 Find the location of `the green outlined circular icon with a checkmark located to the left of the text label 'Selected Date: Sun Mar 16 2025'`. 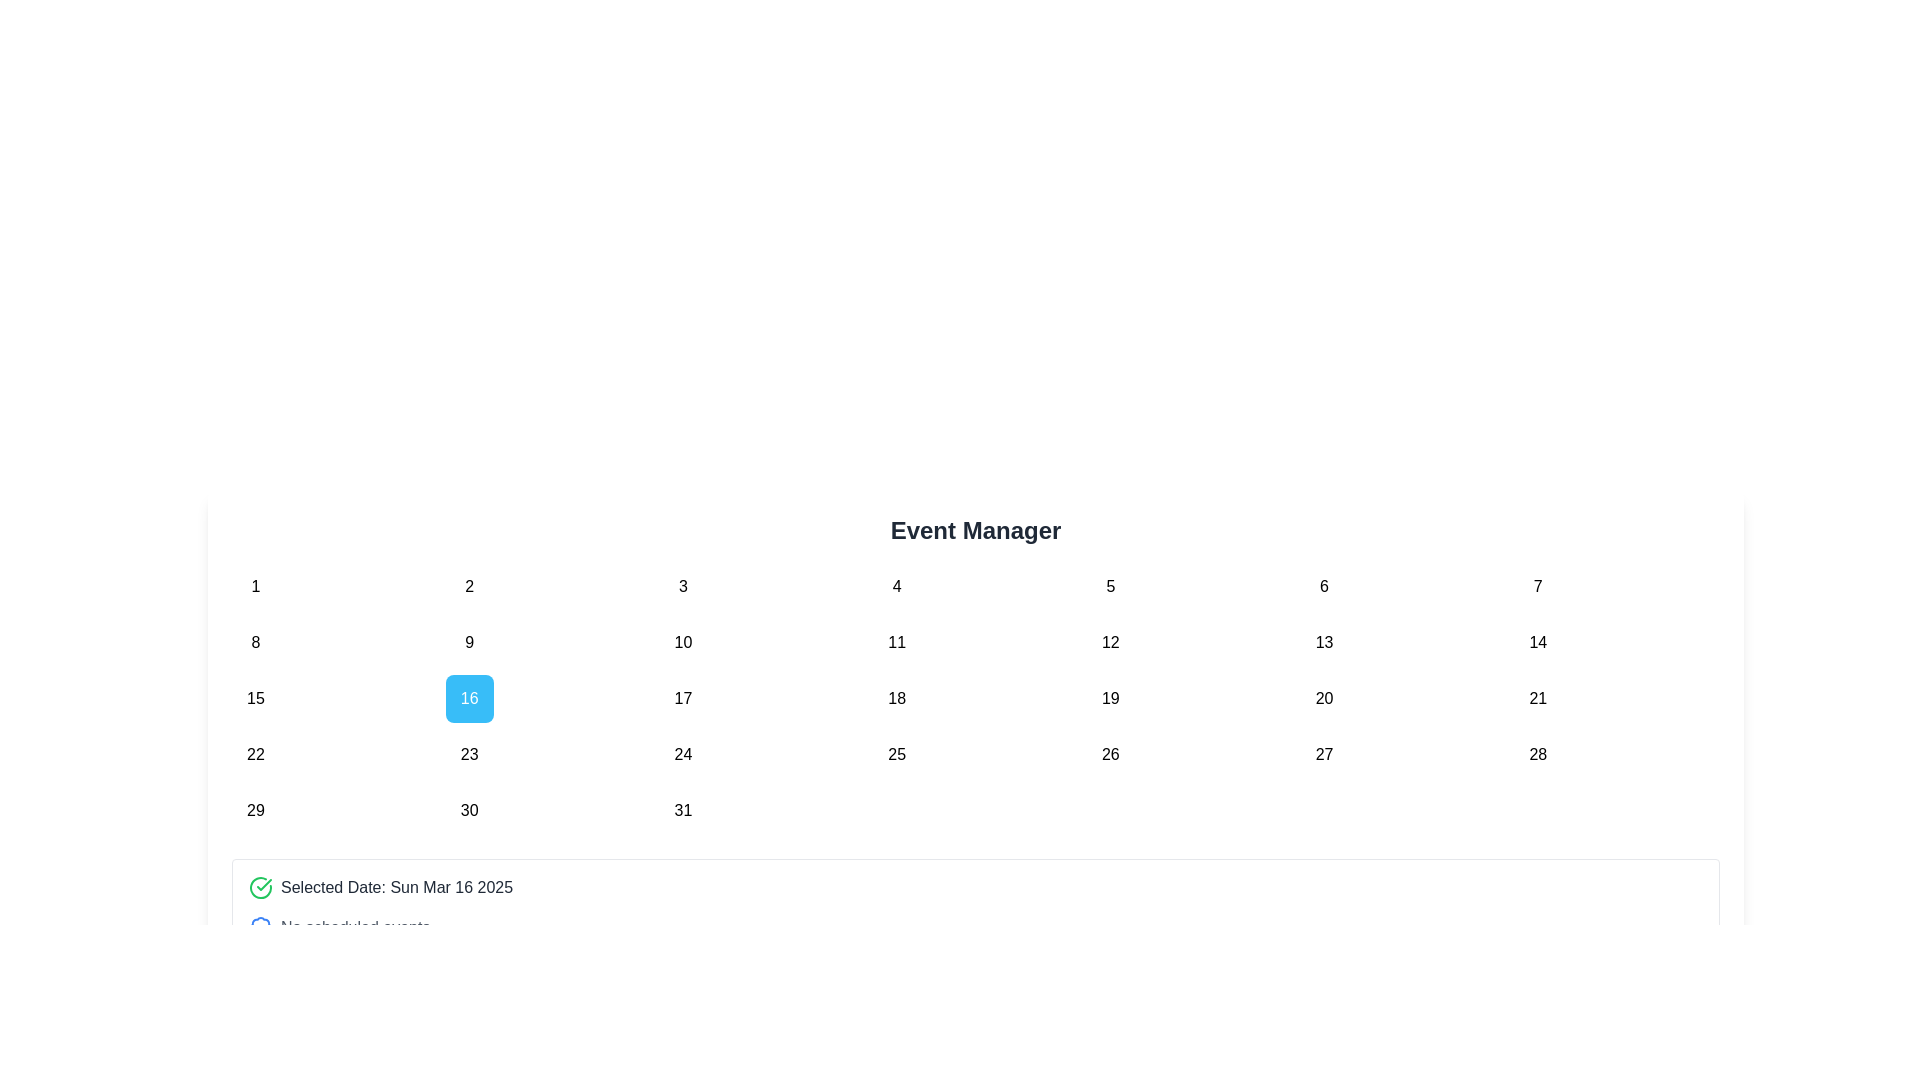

the green outlined circular icon with a checkmark located to the left of the text label 'Selected Date: Sun Mar 16 2025' is located at coordinates (259, 886).